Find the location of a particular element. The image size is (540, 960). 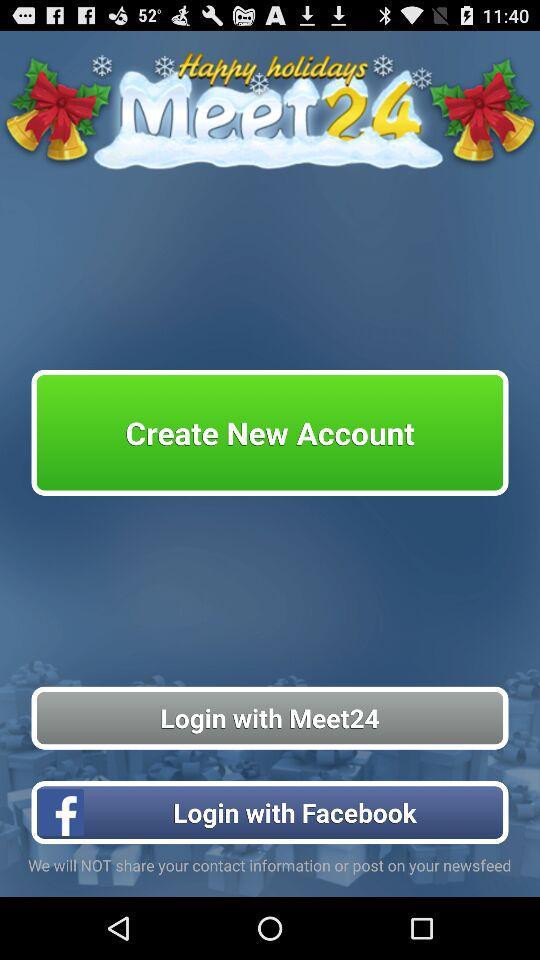

the create new account is located at coordinates (270, 432).